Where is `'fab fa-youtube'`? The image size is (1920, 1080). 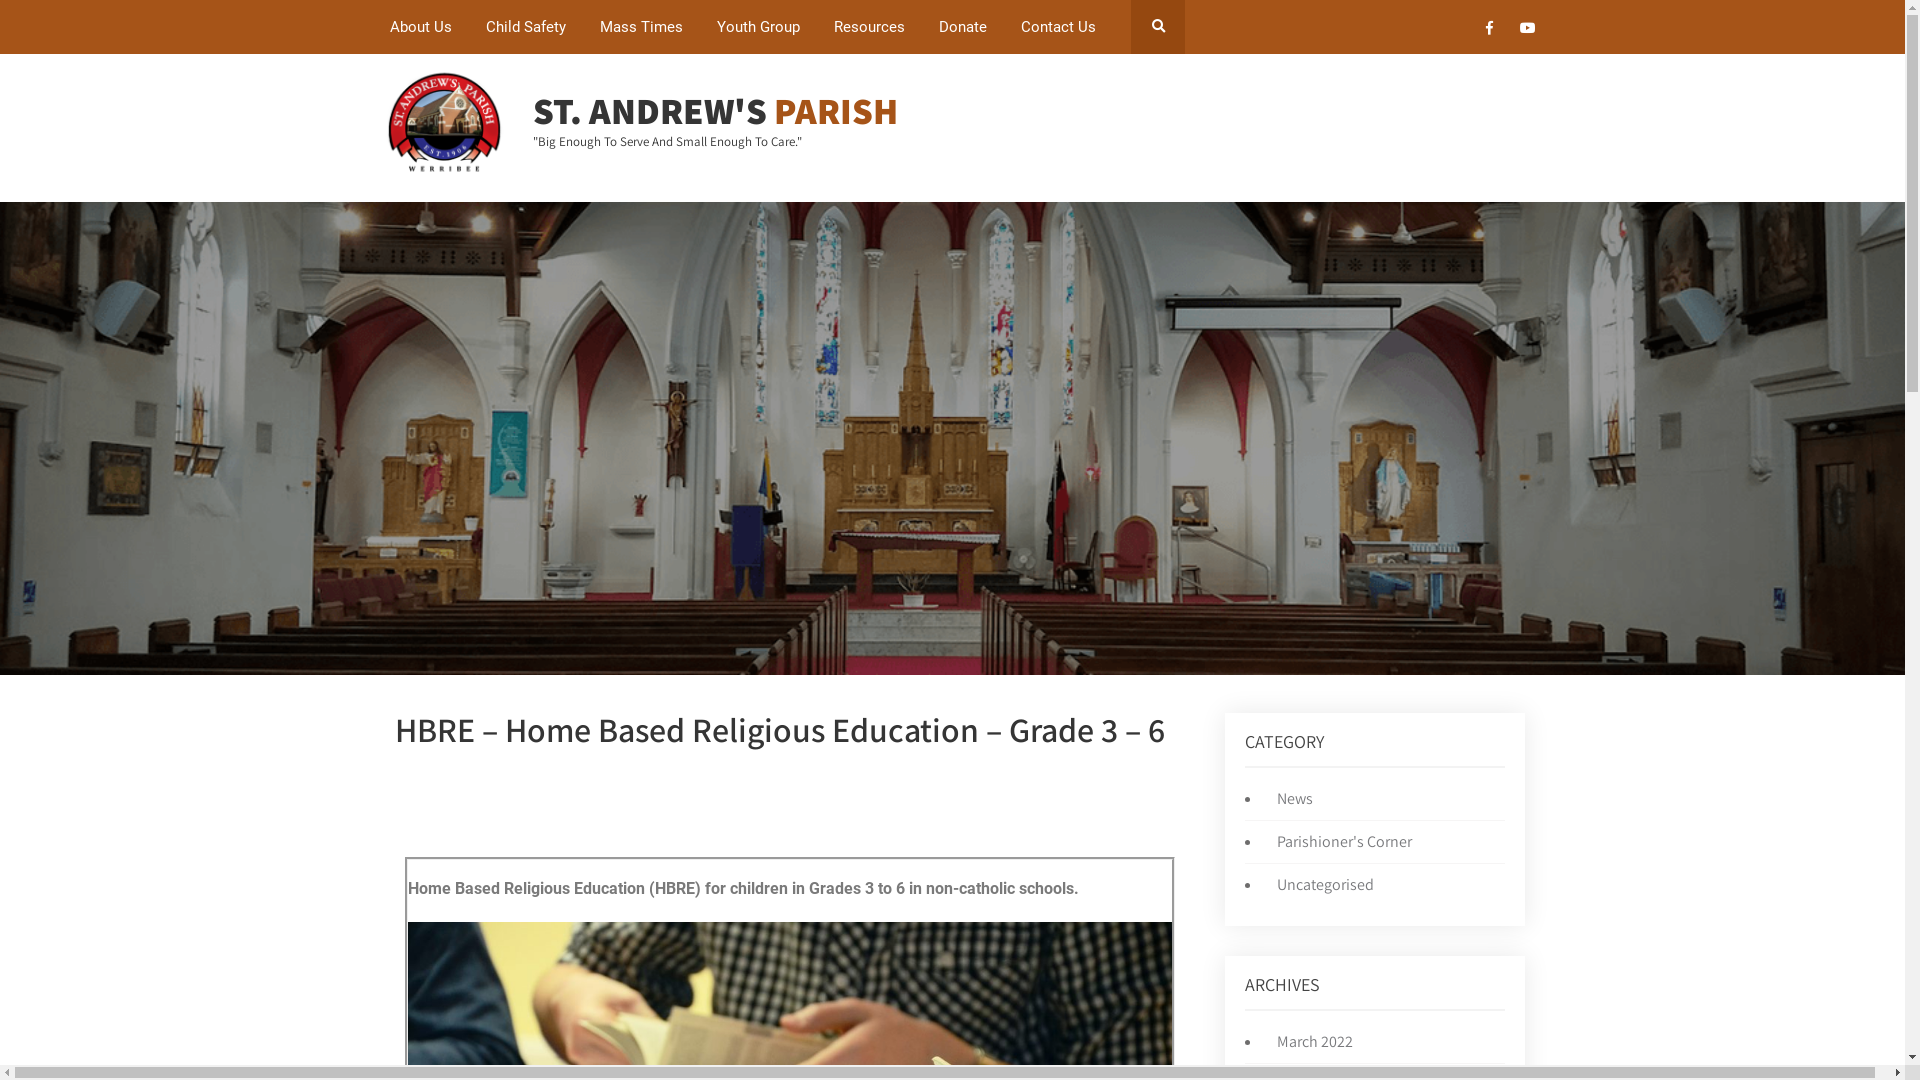 'fab fa-youtube' is located at coordinates (1526, 30).